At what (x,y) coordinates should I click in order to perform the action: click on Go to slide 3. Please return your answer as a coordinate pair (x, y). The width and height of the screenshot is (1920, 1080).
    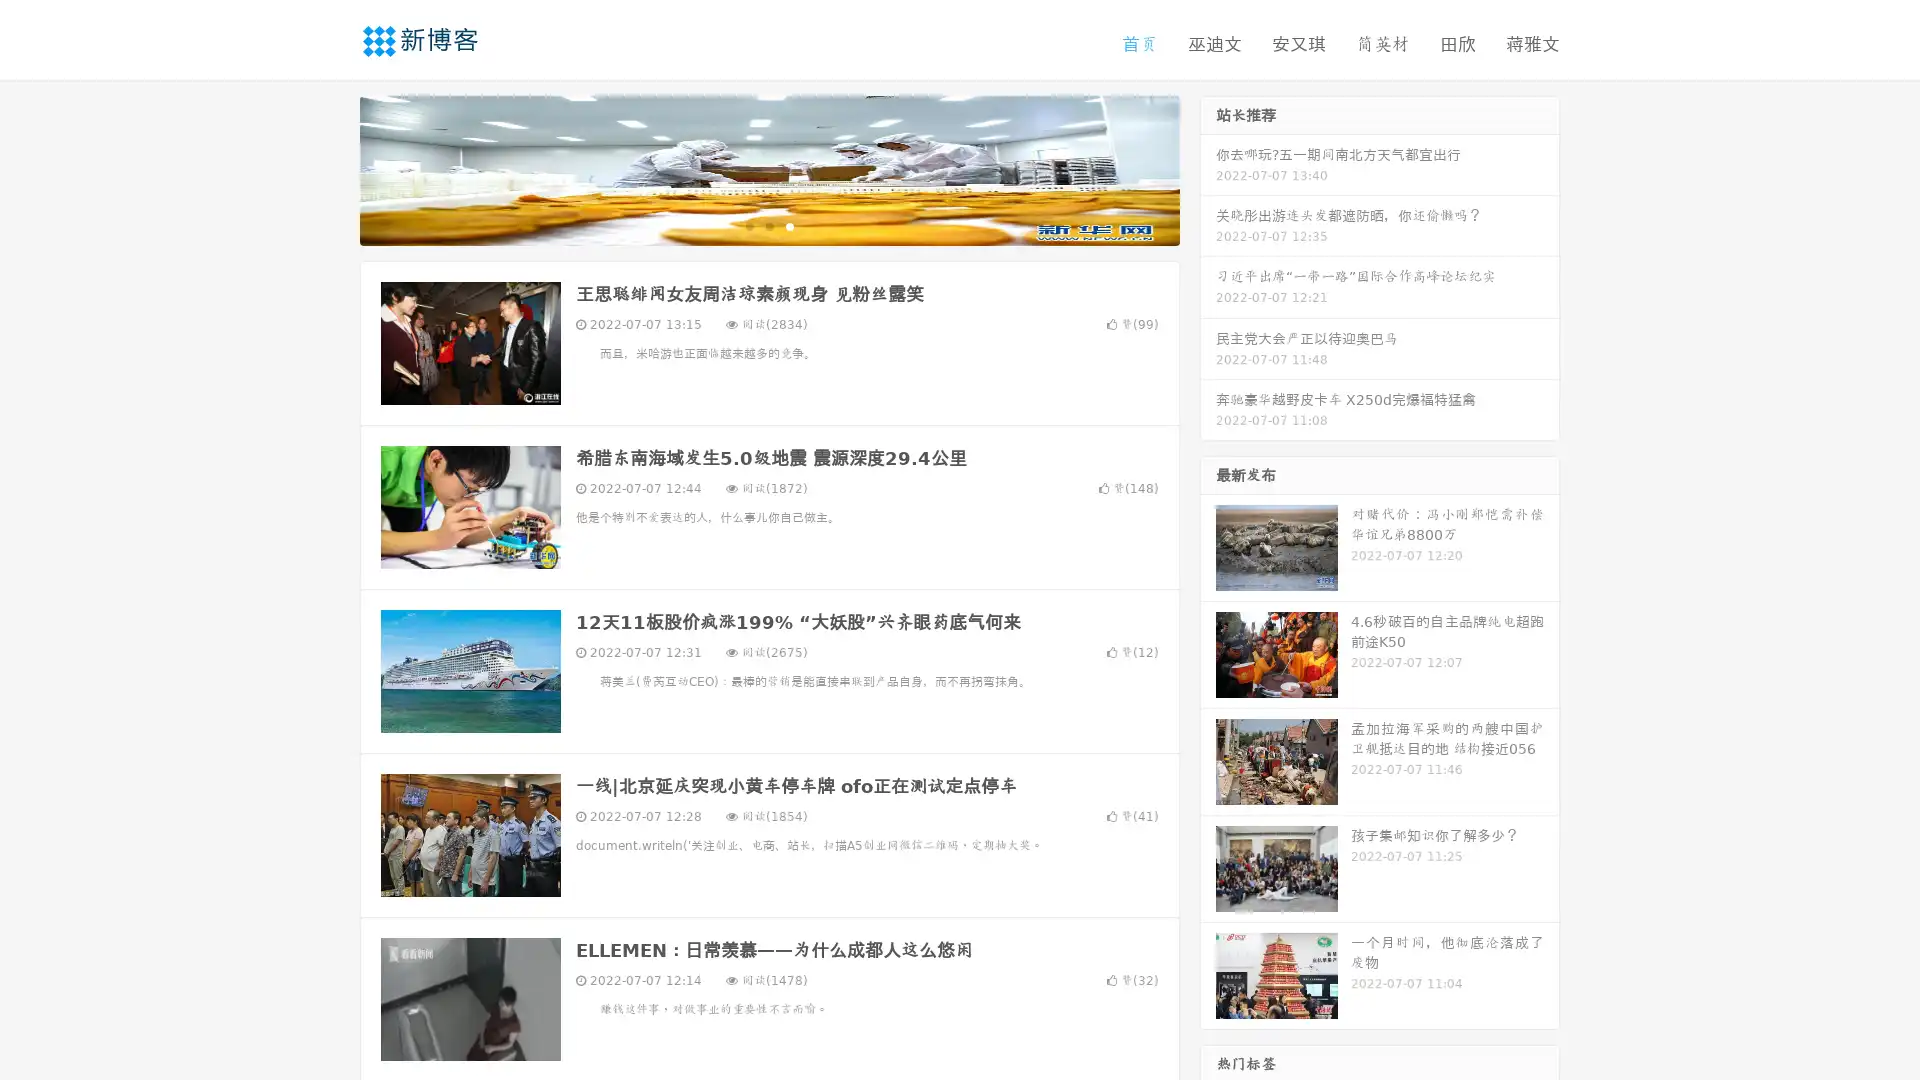
    Looking at the image, I should click on (789, 225).